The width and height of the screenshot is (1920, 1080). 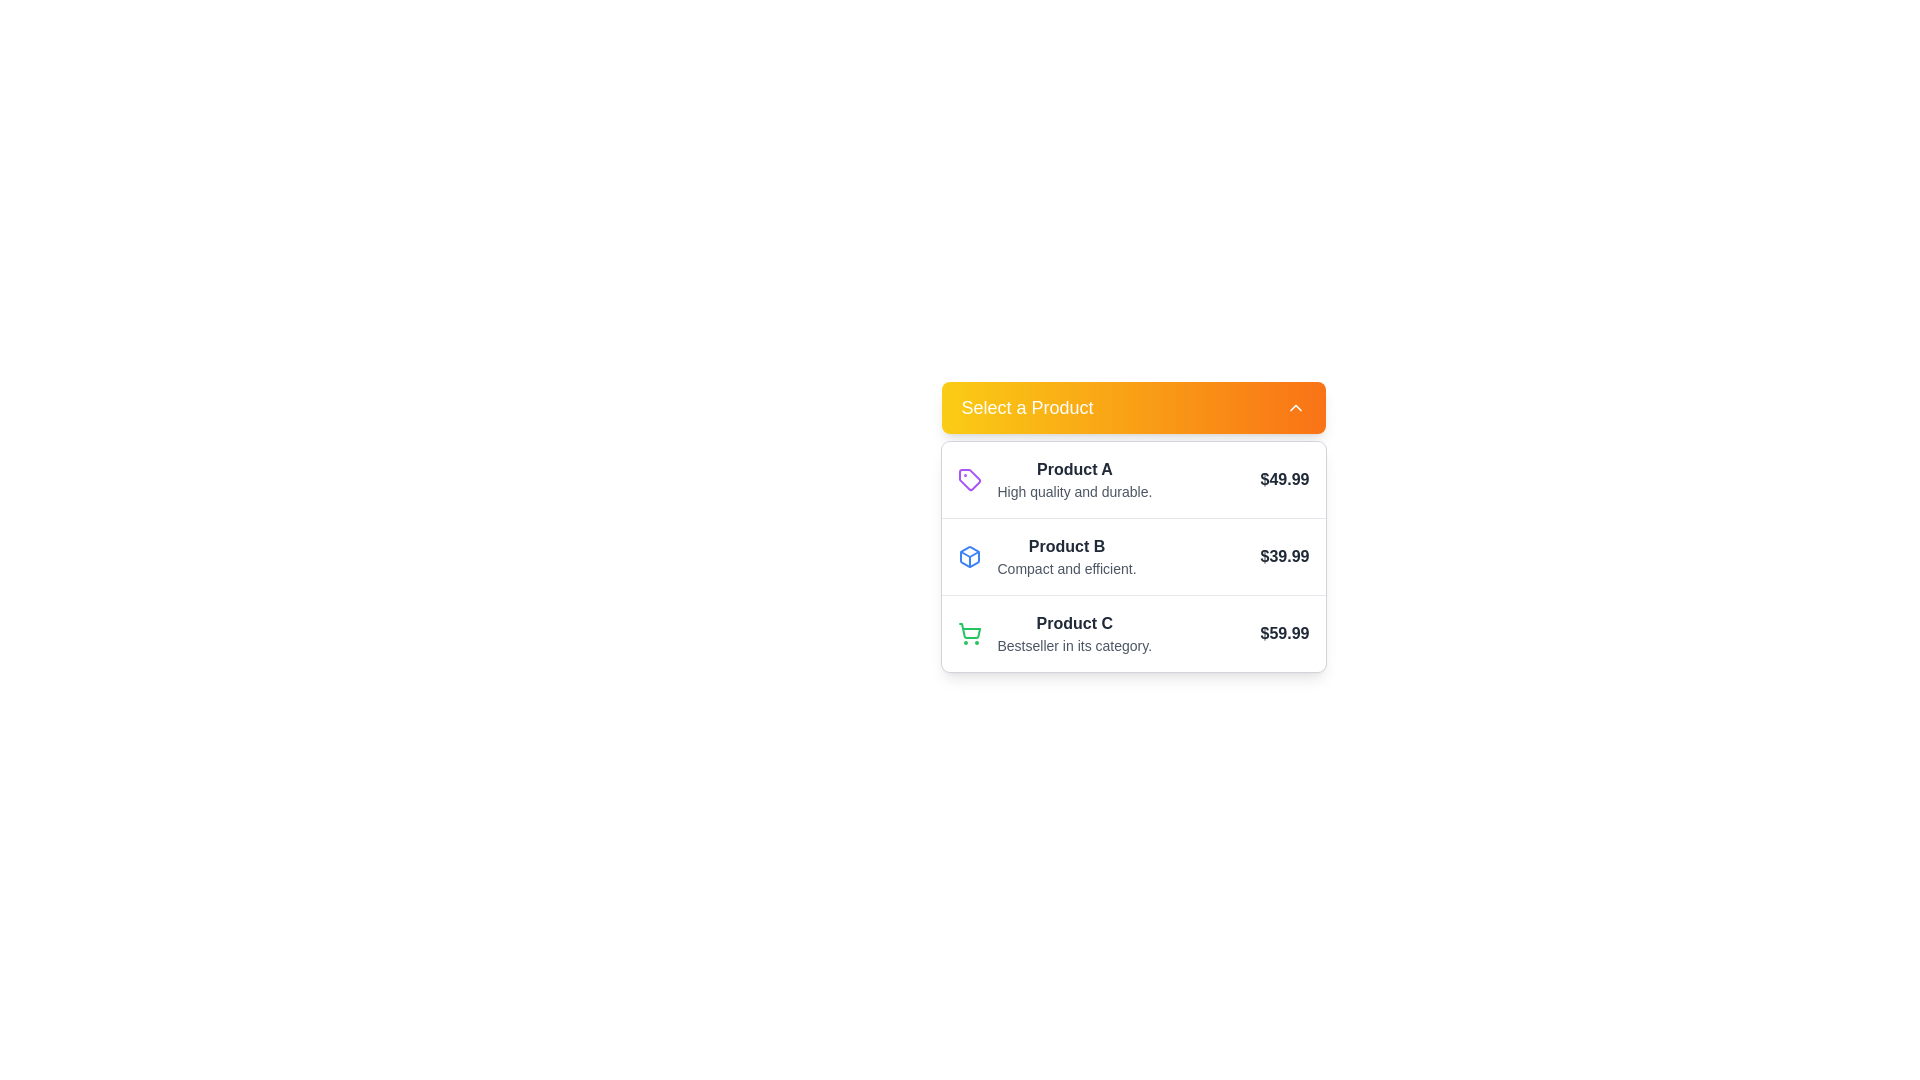 I want to click on the static text label displaying a description for 'Product B', located centrally under the 'Product B' listing in the dropdown interface, so click(x=1065, y=569).